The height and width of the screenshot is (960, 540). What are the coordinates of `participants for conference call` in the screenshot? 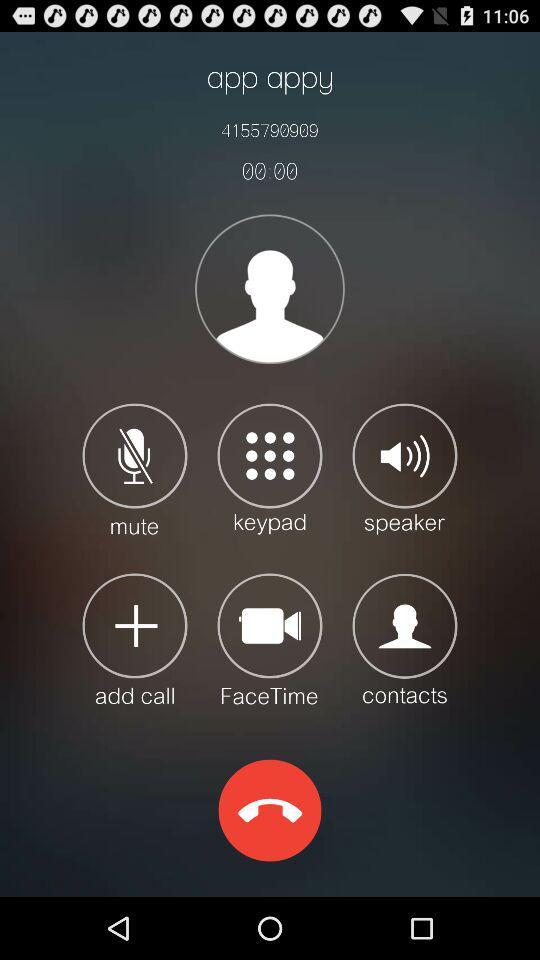 It's located at (135, 637).